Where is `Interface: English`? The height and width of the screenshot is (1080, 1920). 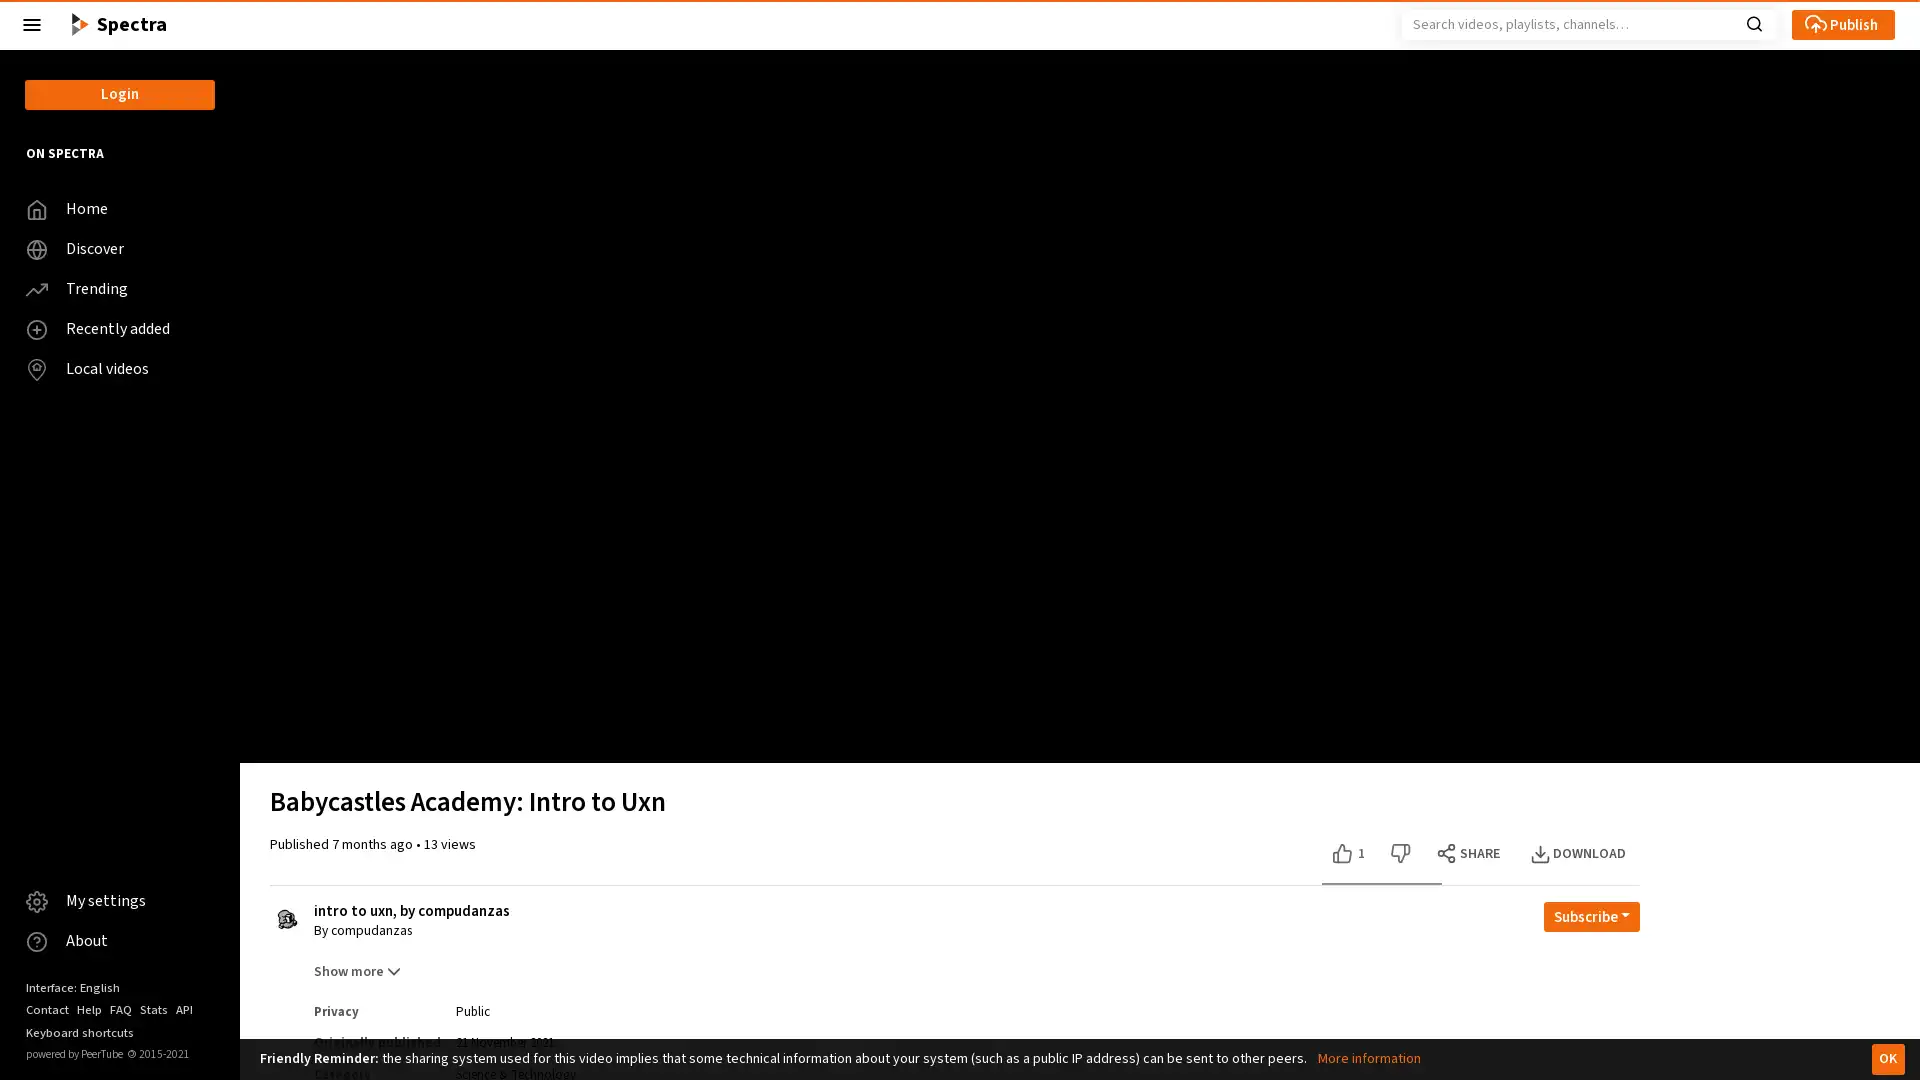 Interface: English is located at coordinates (72, 986).